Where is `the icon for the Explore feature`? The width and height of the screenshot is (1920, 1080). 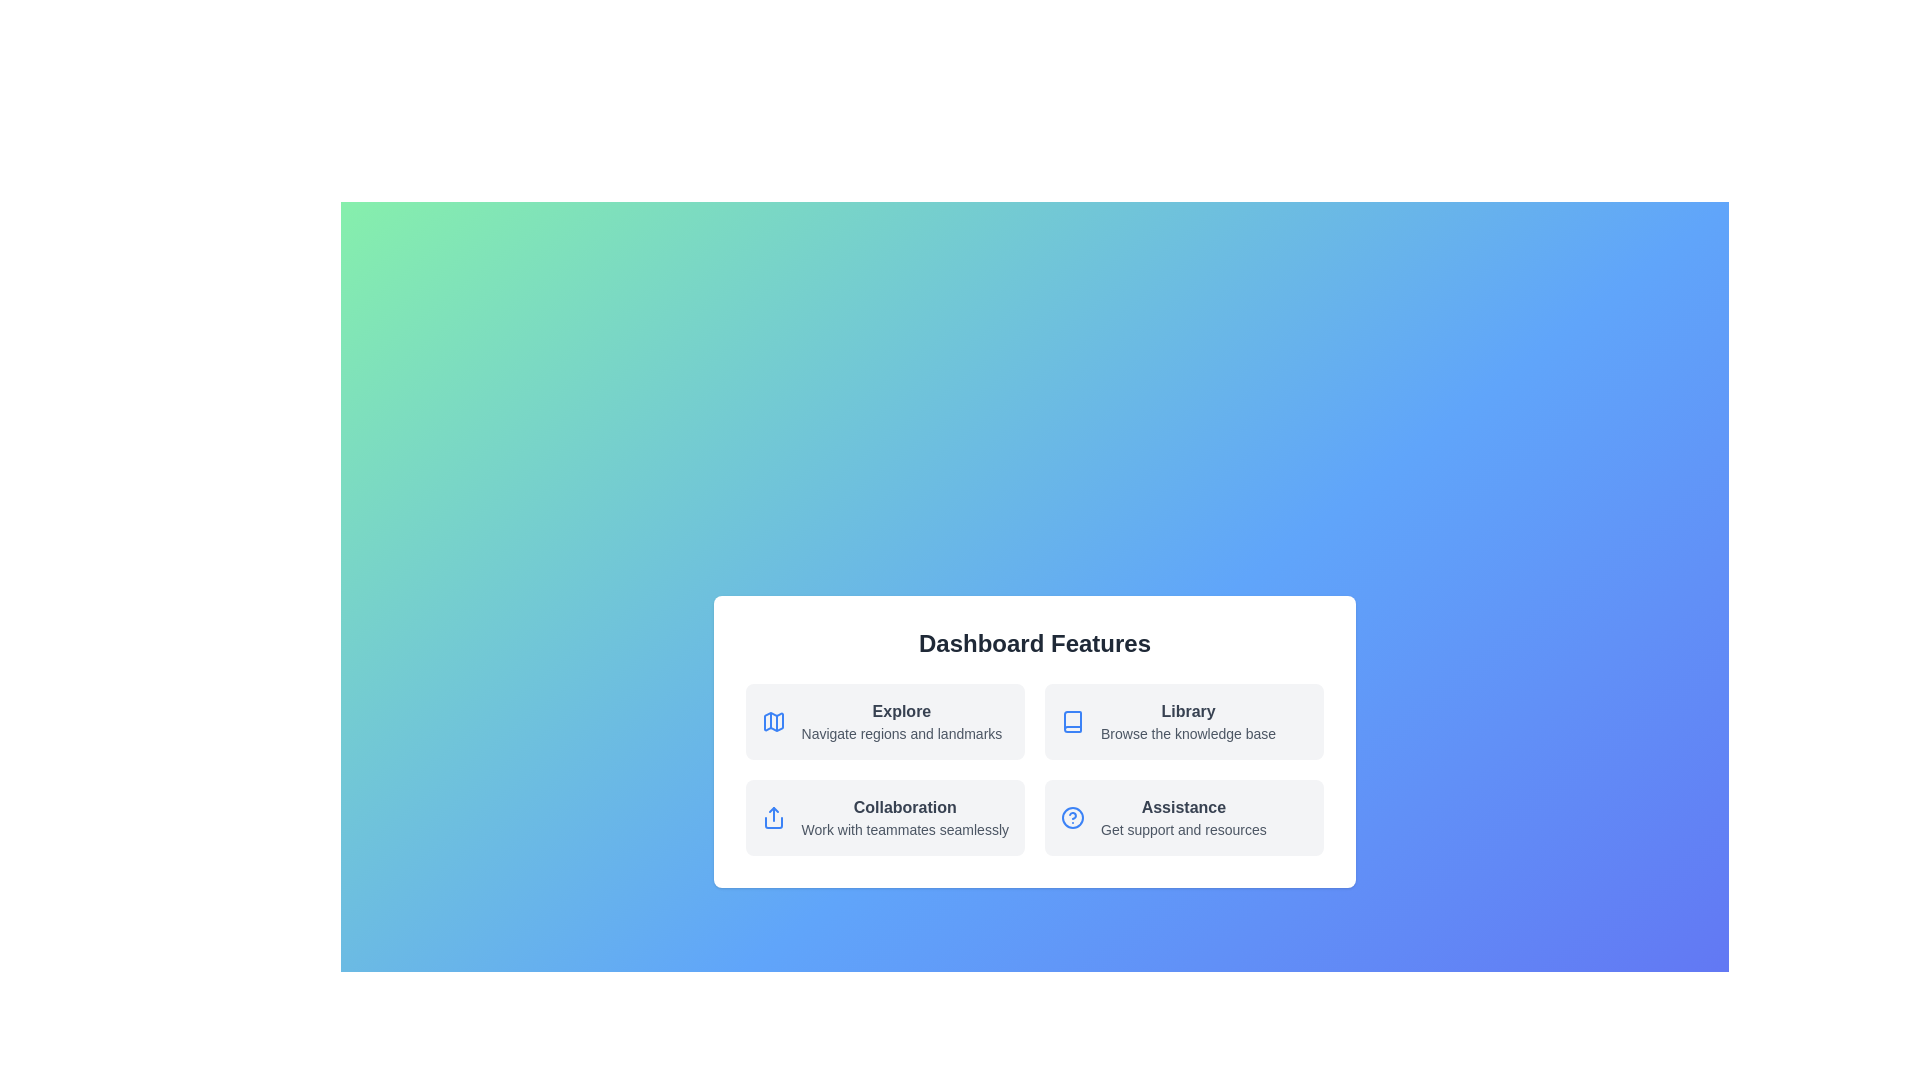 the icon for the Explore feature is located at coordinates (771, 721).